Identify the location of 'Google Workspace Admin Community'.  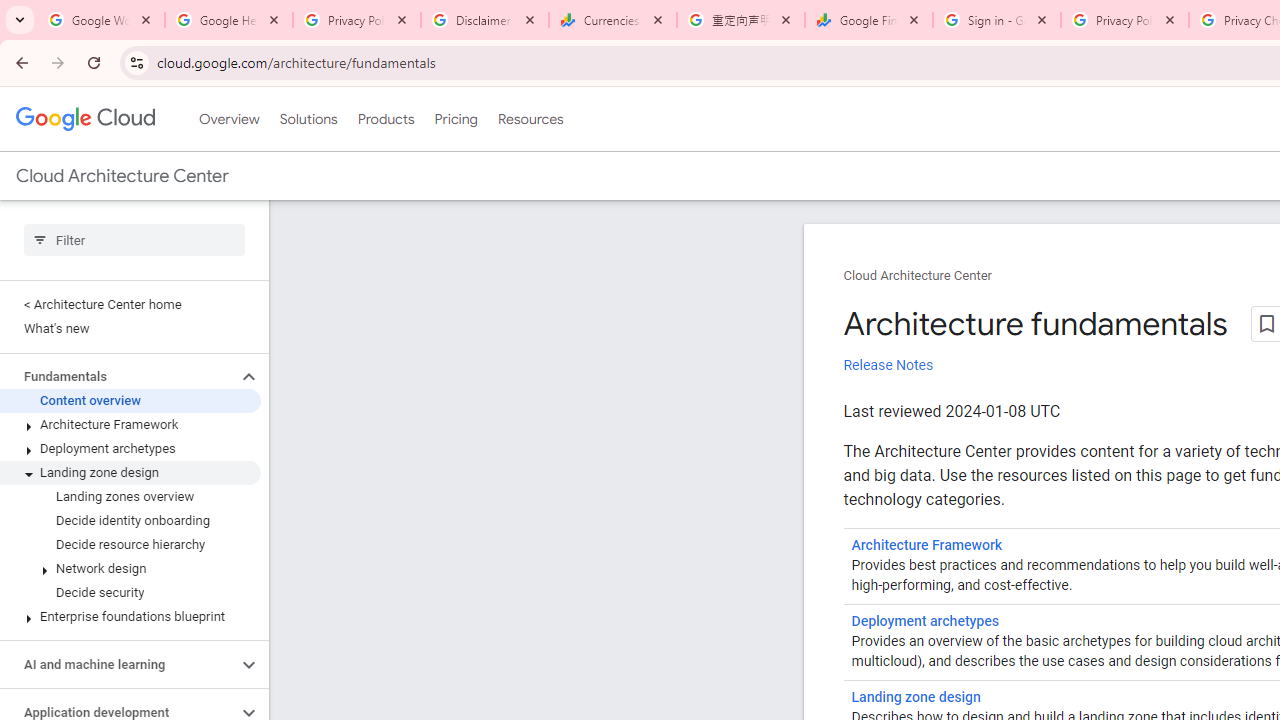
(100, 20).